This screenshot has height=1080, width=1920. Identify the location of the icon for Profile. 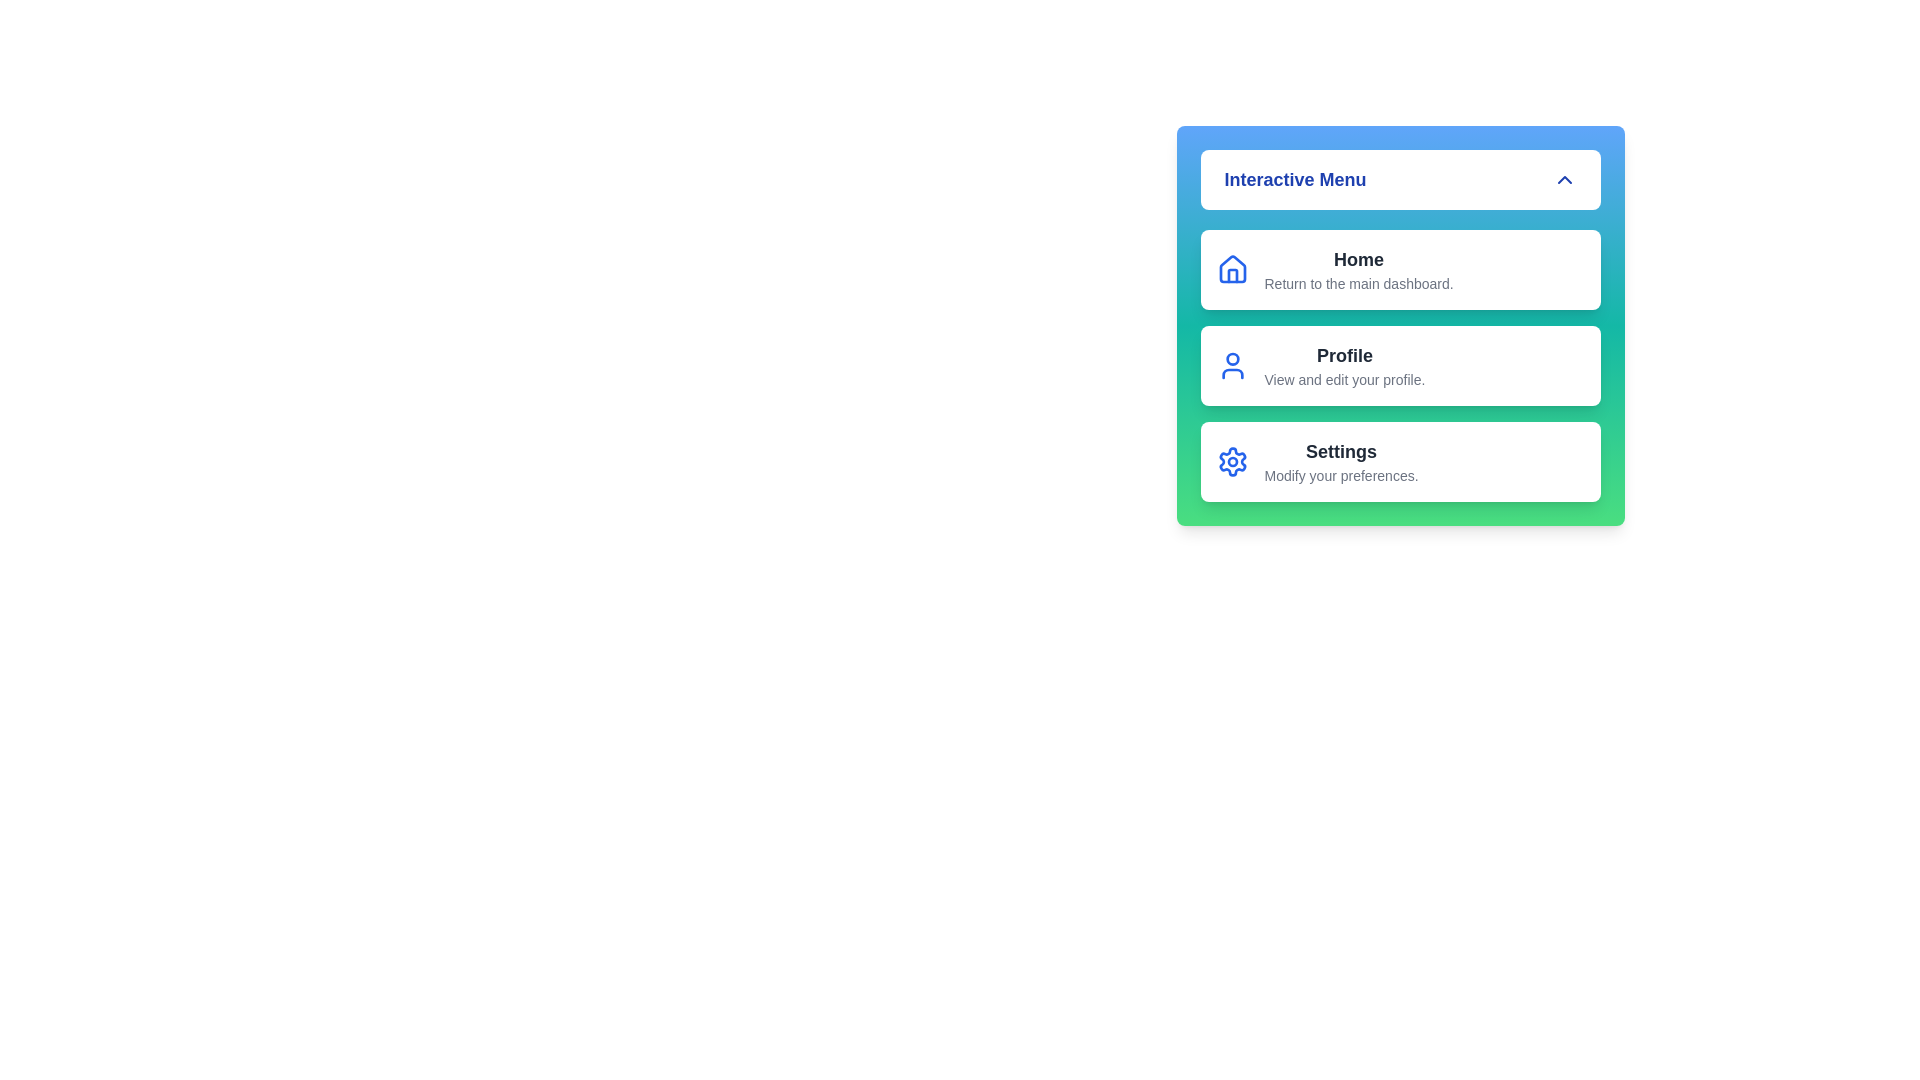
(1231, 366).